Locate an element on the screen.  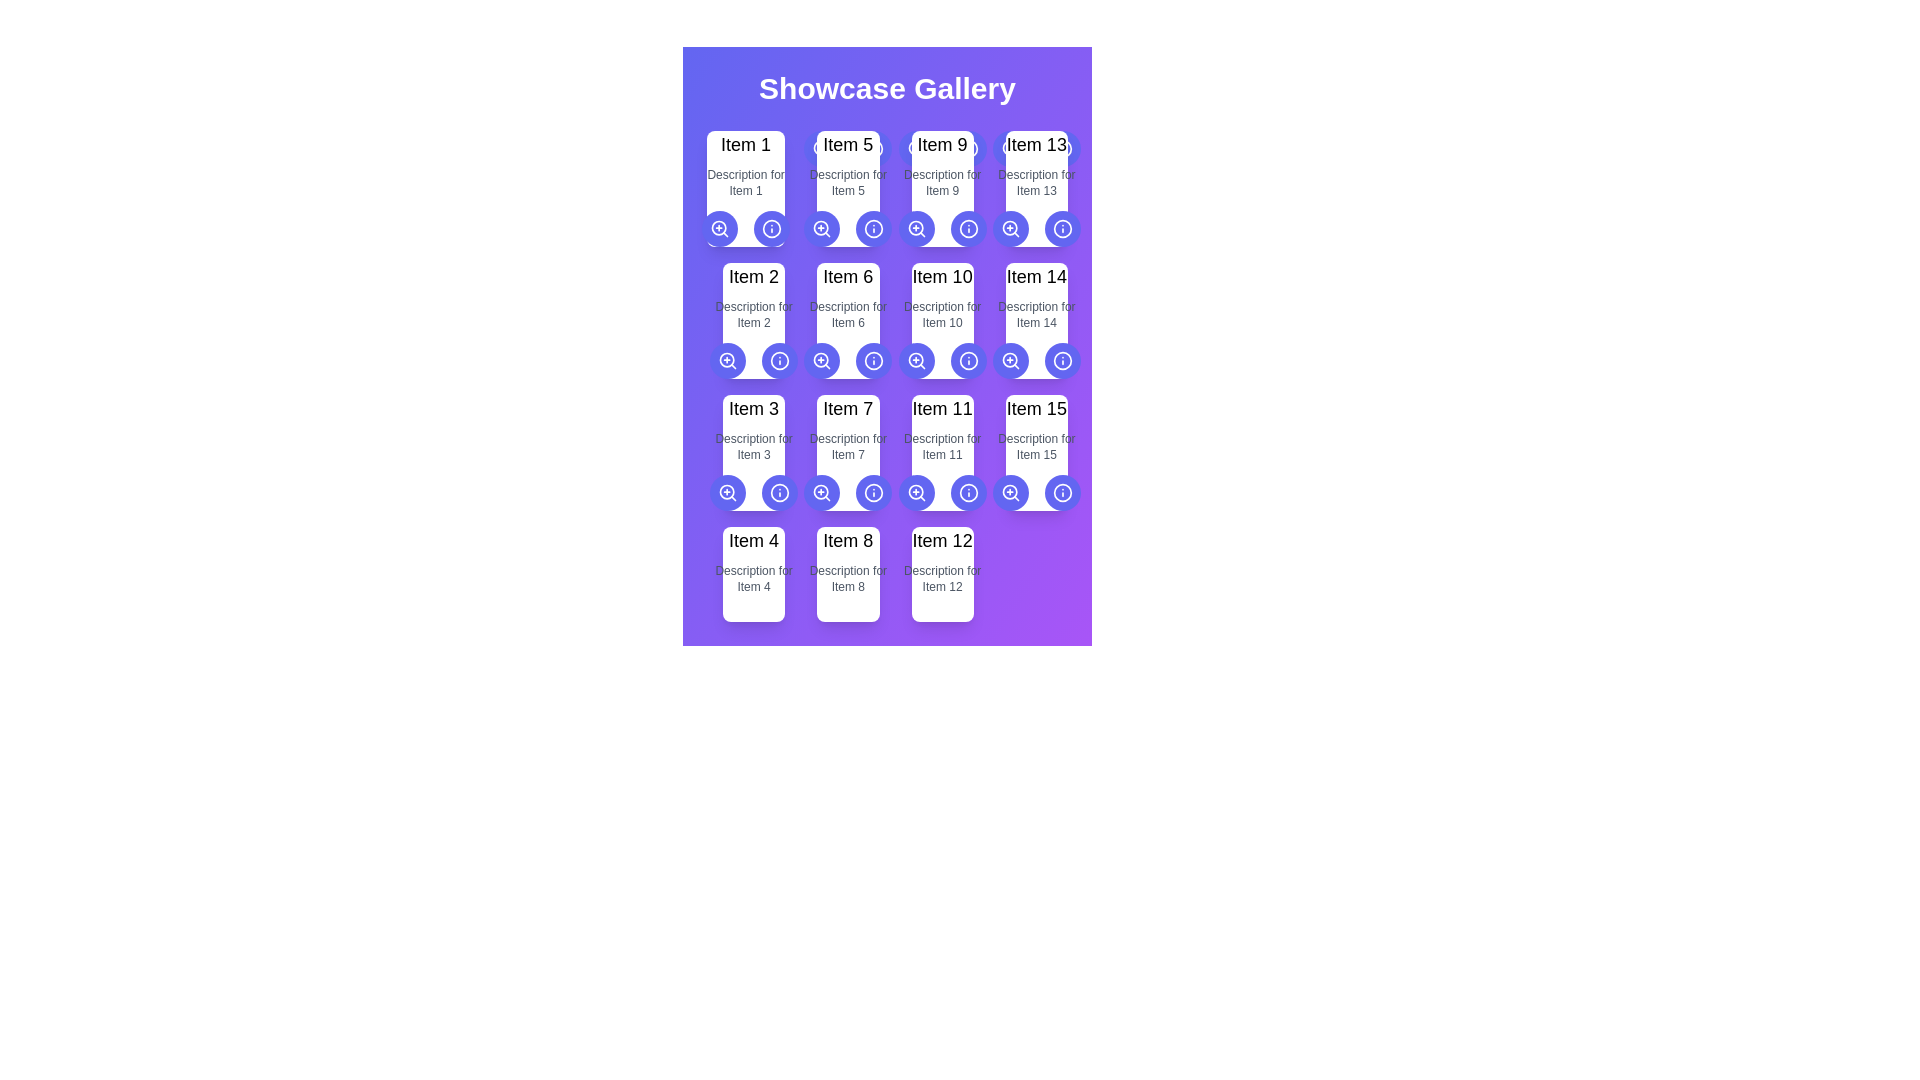
the circular blue button styled with a white border and an information icon, which serves as the info button for 'Item 6', to change its color to purple is located at coordinates (779, 361).